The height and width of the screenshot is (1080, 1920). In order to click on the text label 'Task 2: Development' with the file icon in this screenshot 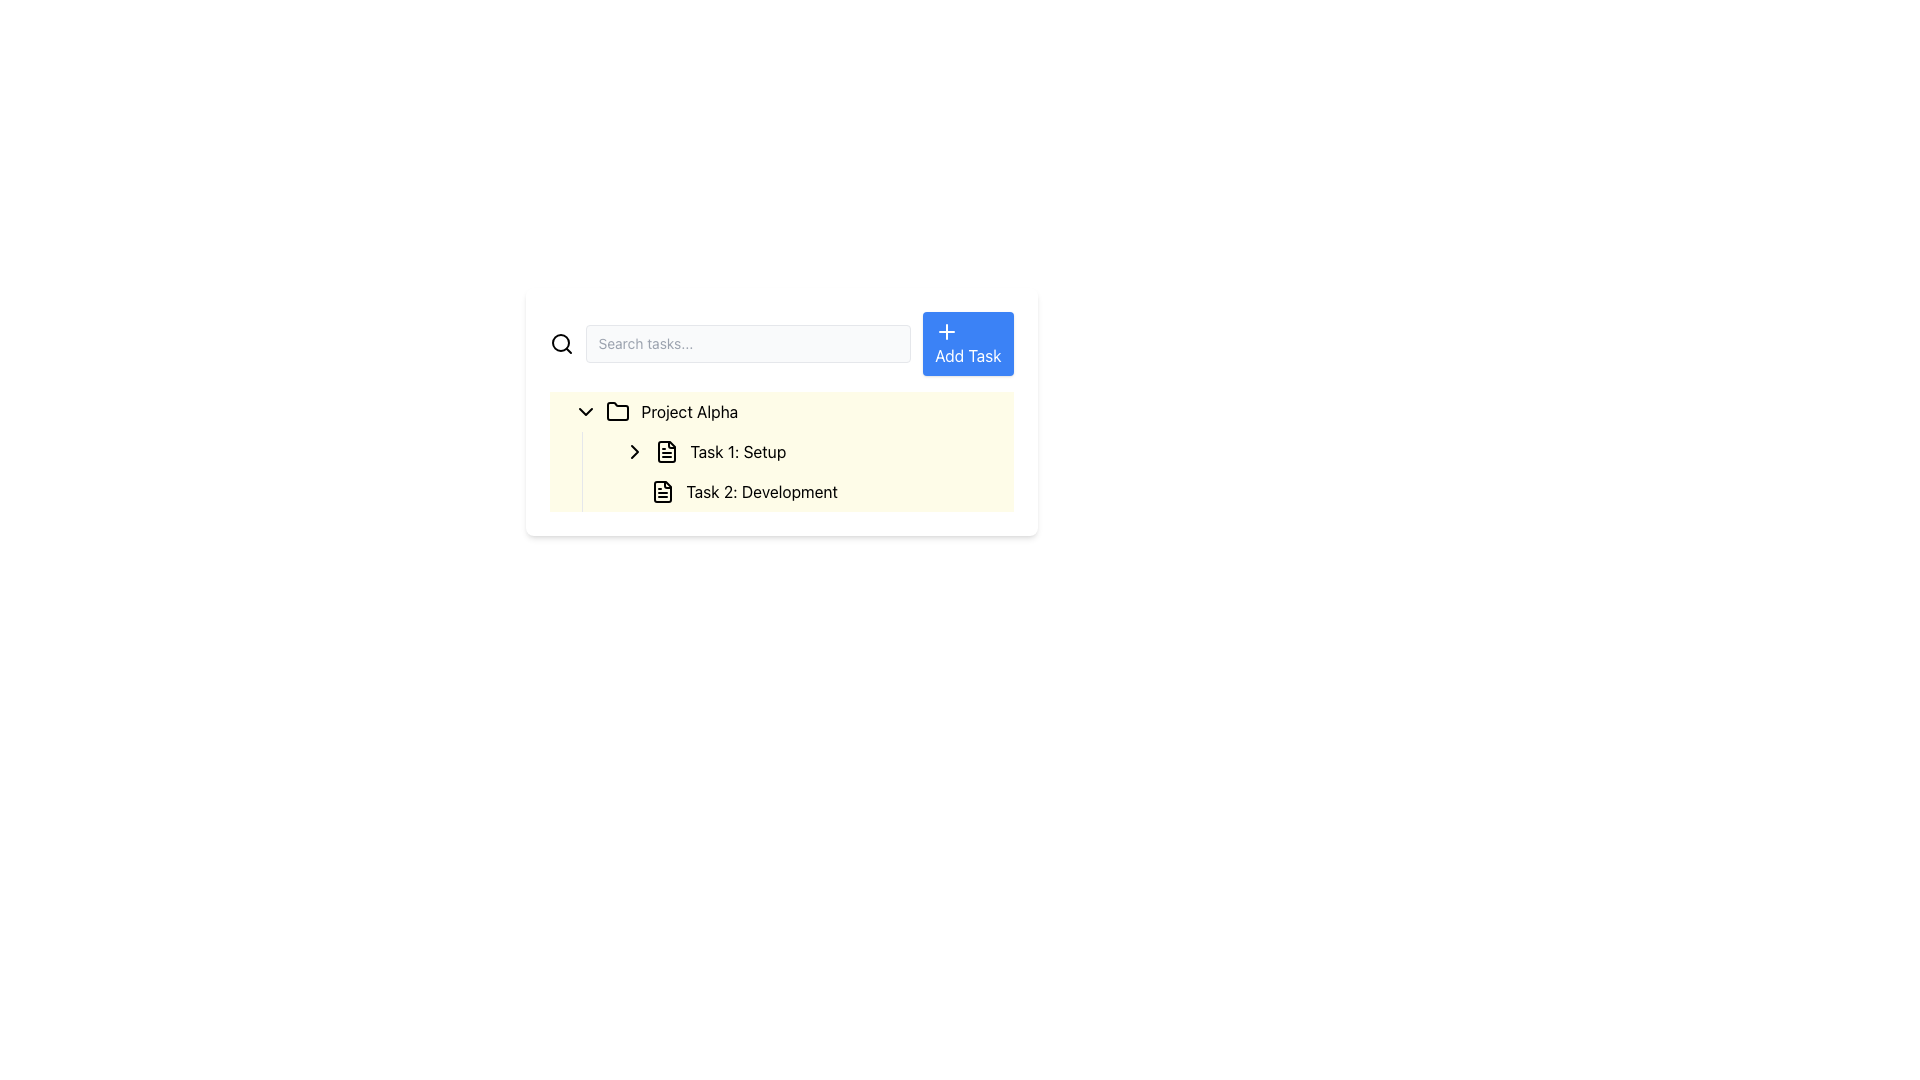, I will do `click(806, 492)`.